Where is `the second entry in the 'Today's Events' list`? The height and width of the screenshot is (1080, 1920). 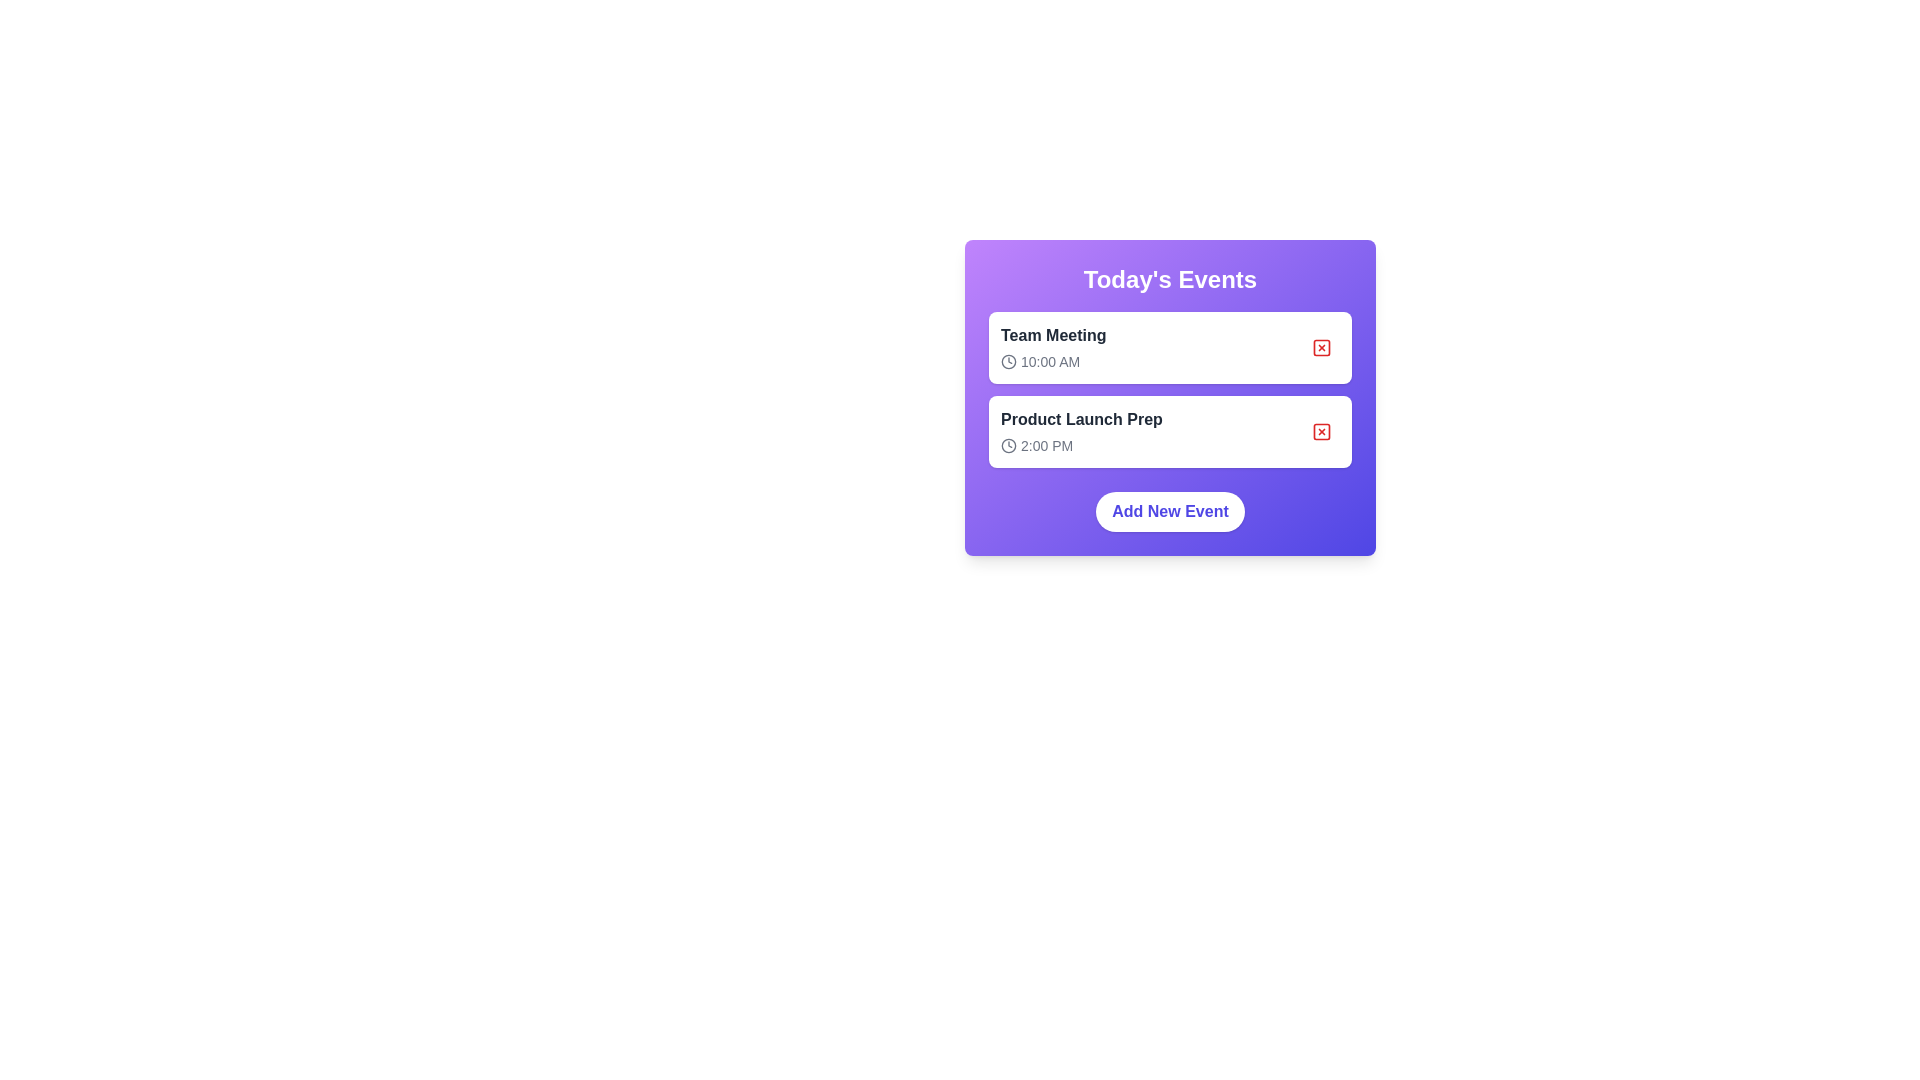
the second entry in the 'Today's Events' list is located at coordinates (1080, 431).